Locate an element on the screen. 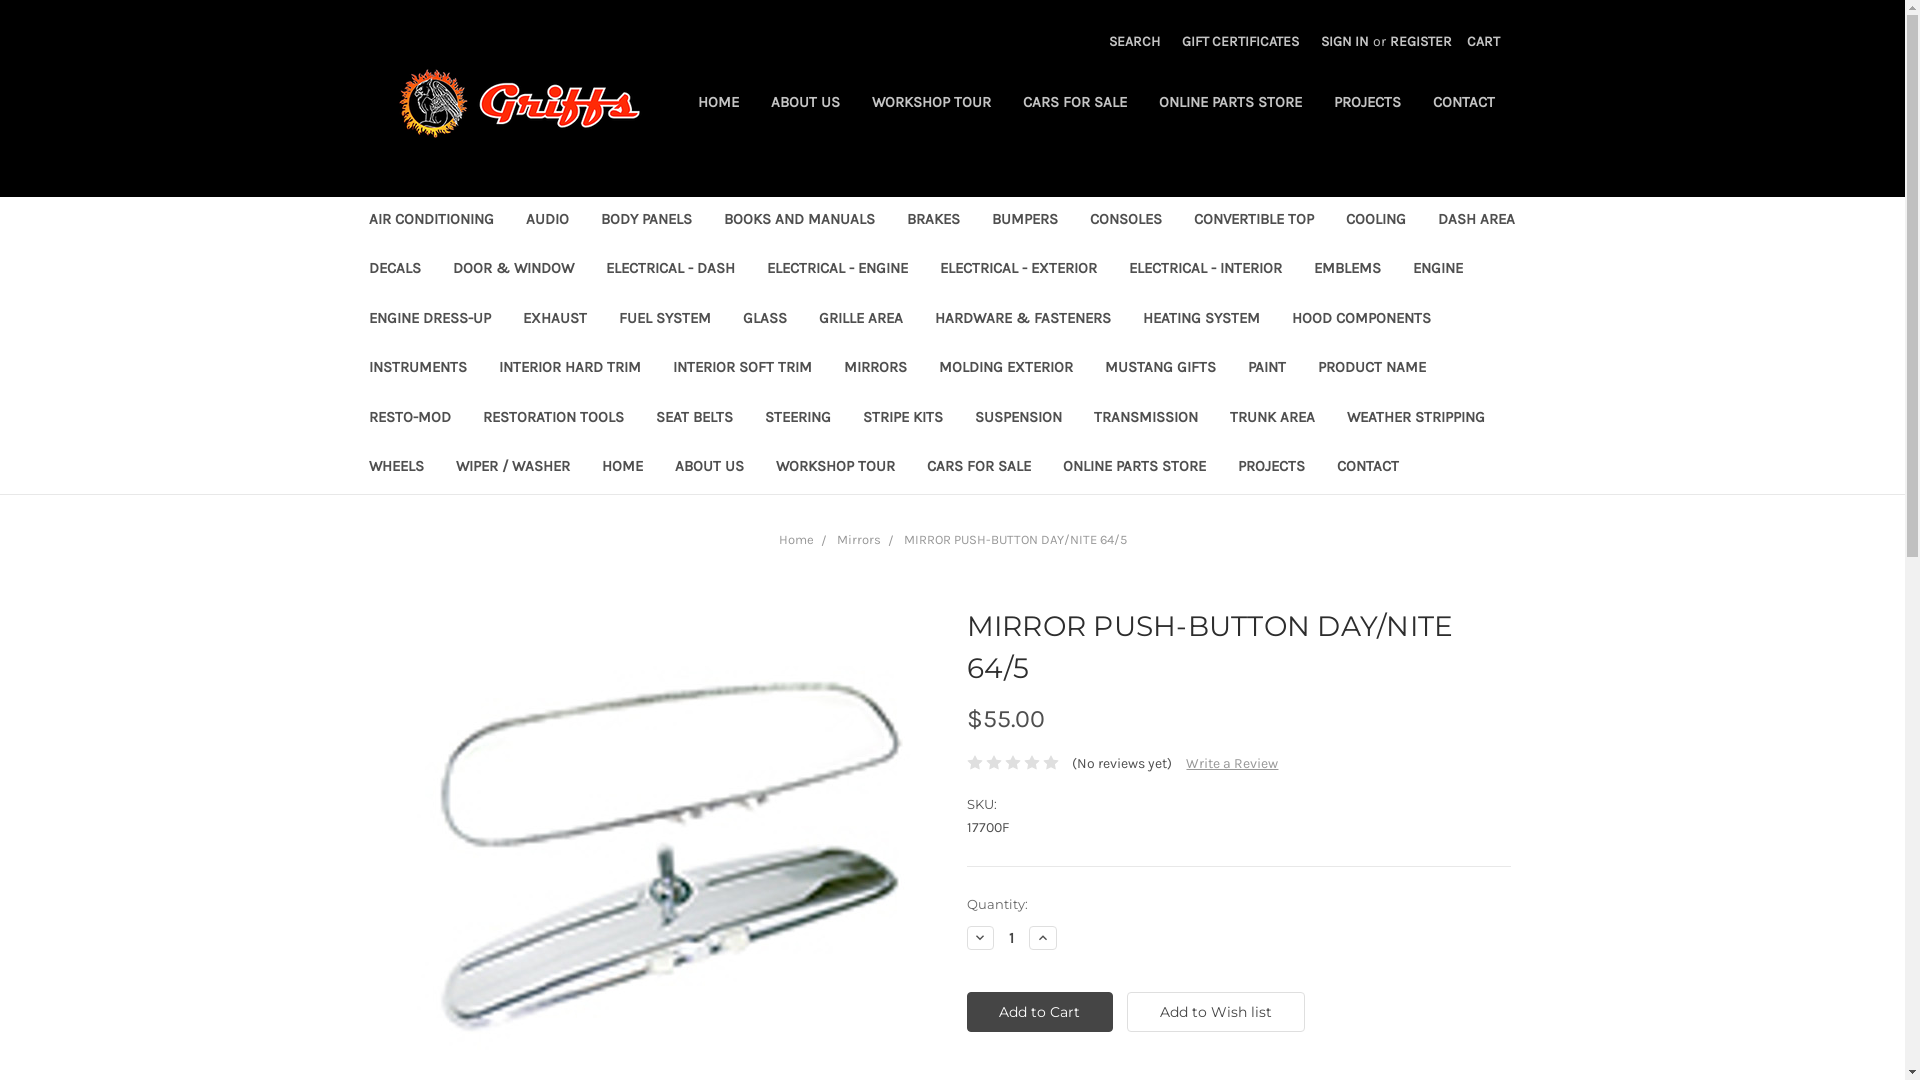 Image resolution: width=1920 pixels, height=1080 pixels. 'WORKSHOP TOUR' is located at coordinates (930, 104).